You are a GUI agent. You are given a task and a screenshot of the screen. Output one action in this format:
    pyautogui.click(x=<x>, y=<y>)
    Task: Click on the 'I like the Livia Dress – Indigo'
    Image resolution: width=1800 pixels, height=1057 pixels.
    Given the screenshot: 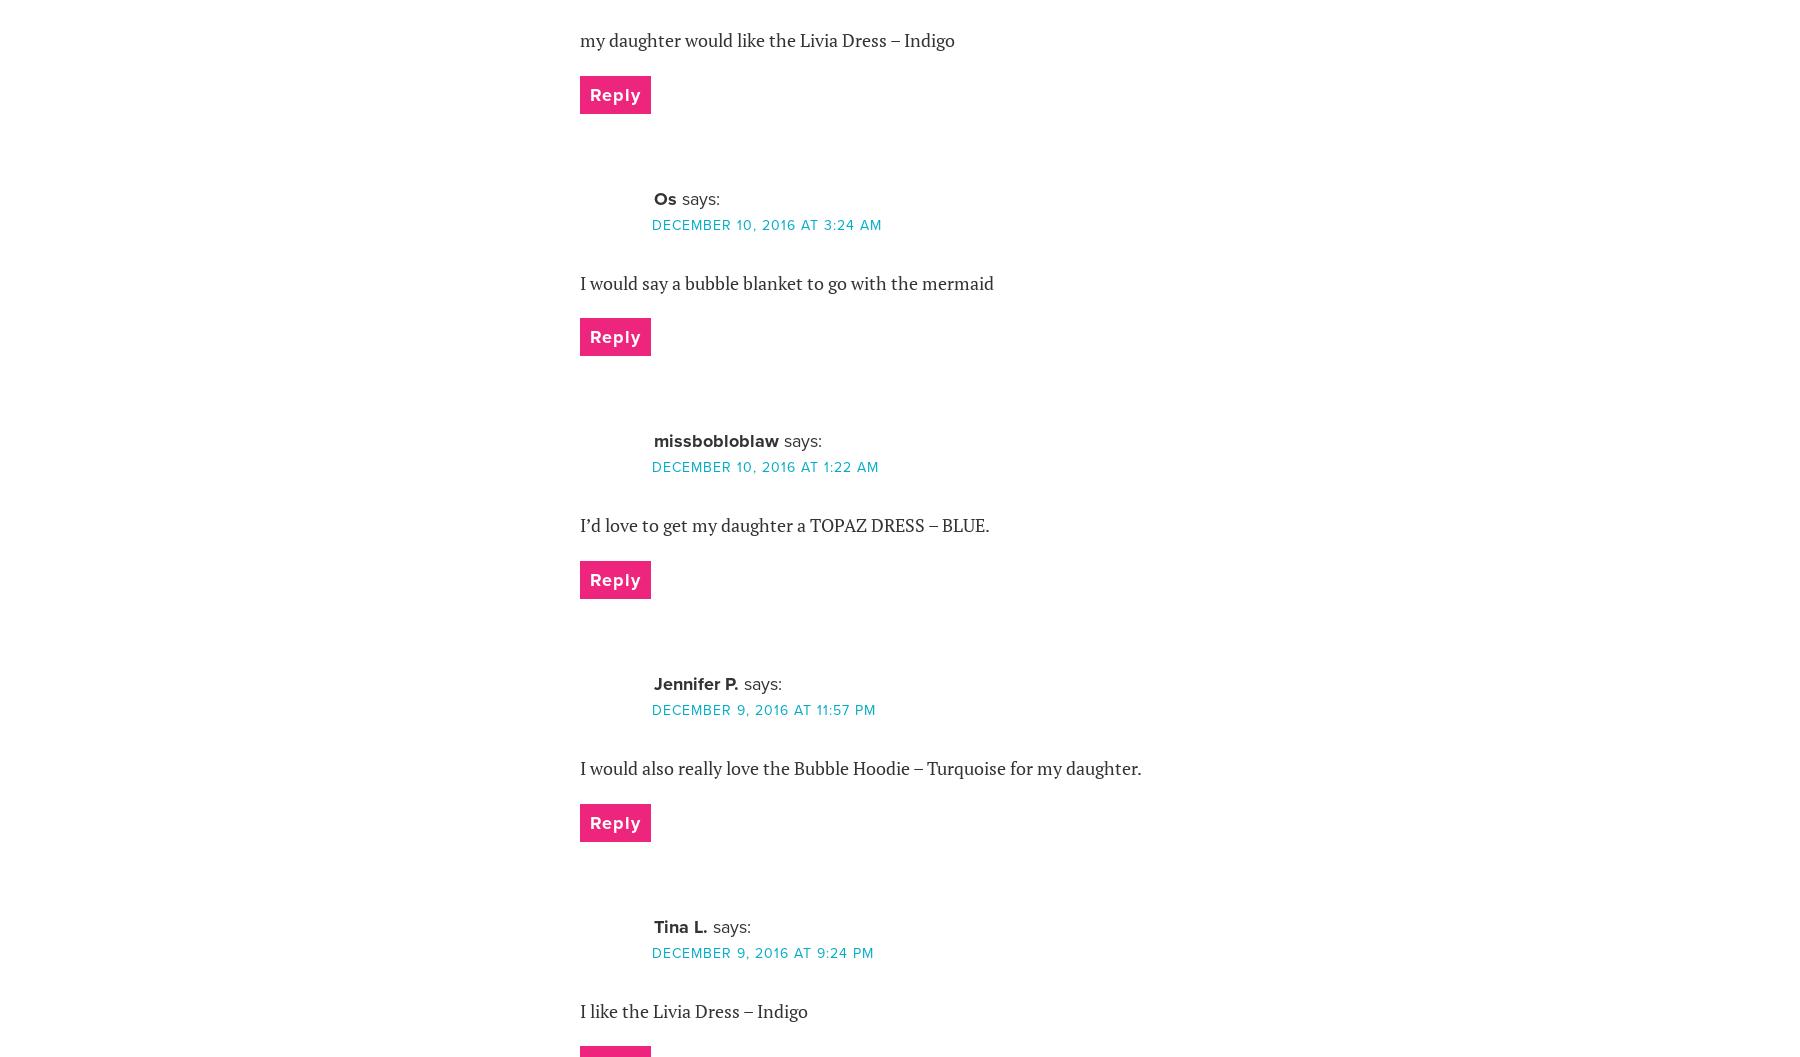 What is the action you would take?
    pyautogui.click(x=692, y=1008)
    